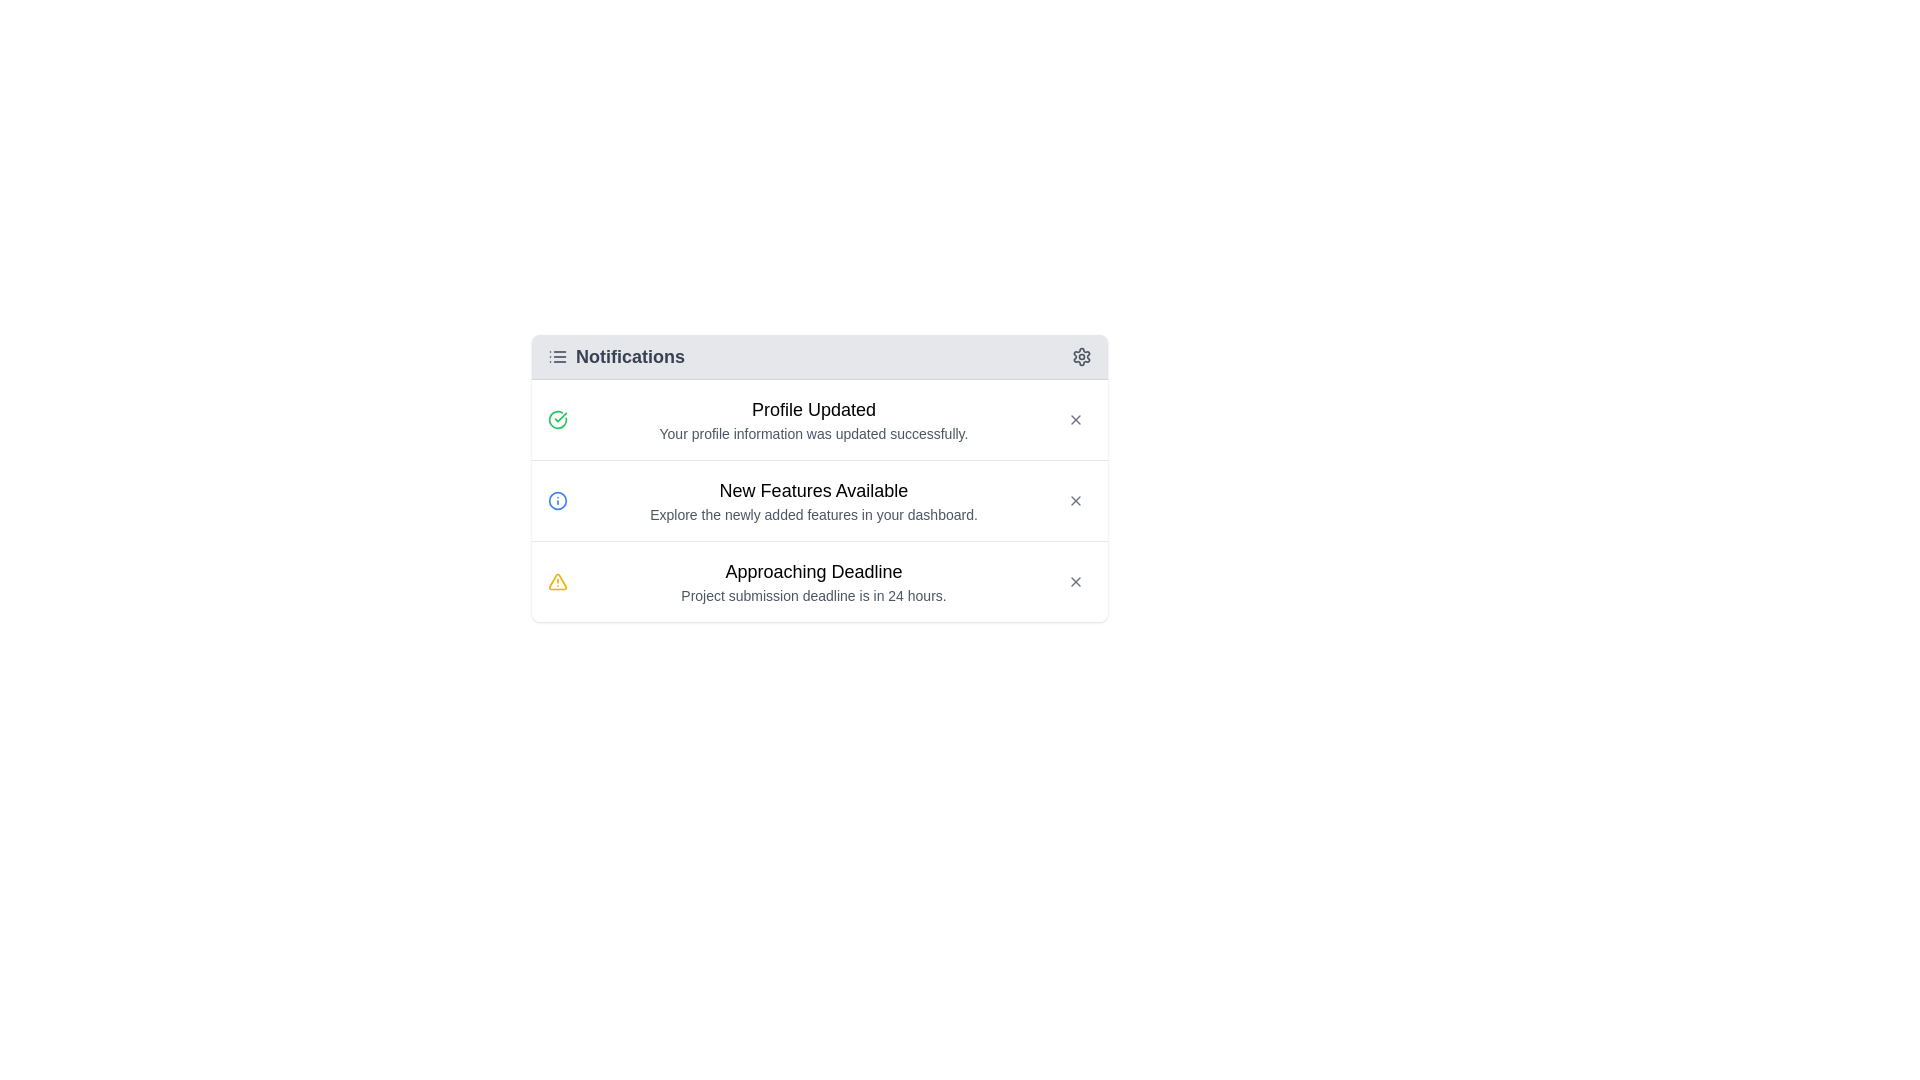 This screenshot has width=1920, height=1080. Describe the element at coordinates (820, 499) in the screenshot. I see `the notification card titled 'New Features Available' which includes the description 'Explore the newly added features in your dashboard.'` at that location.